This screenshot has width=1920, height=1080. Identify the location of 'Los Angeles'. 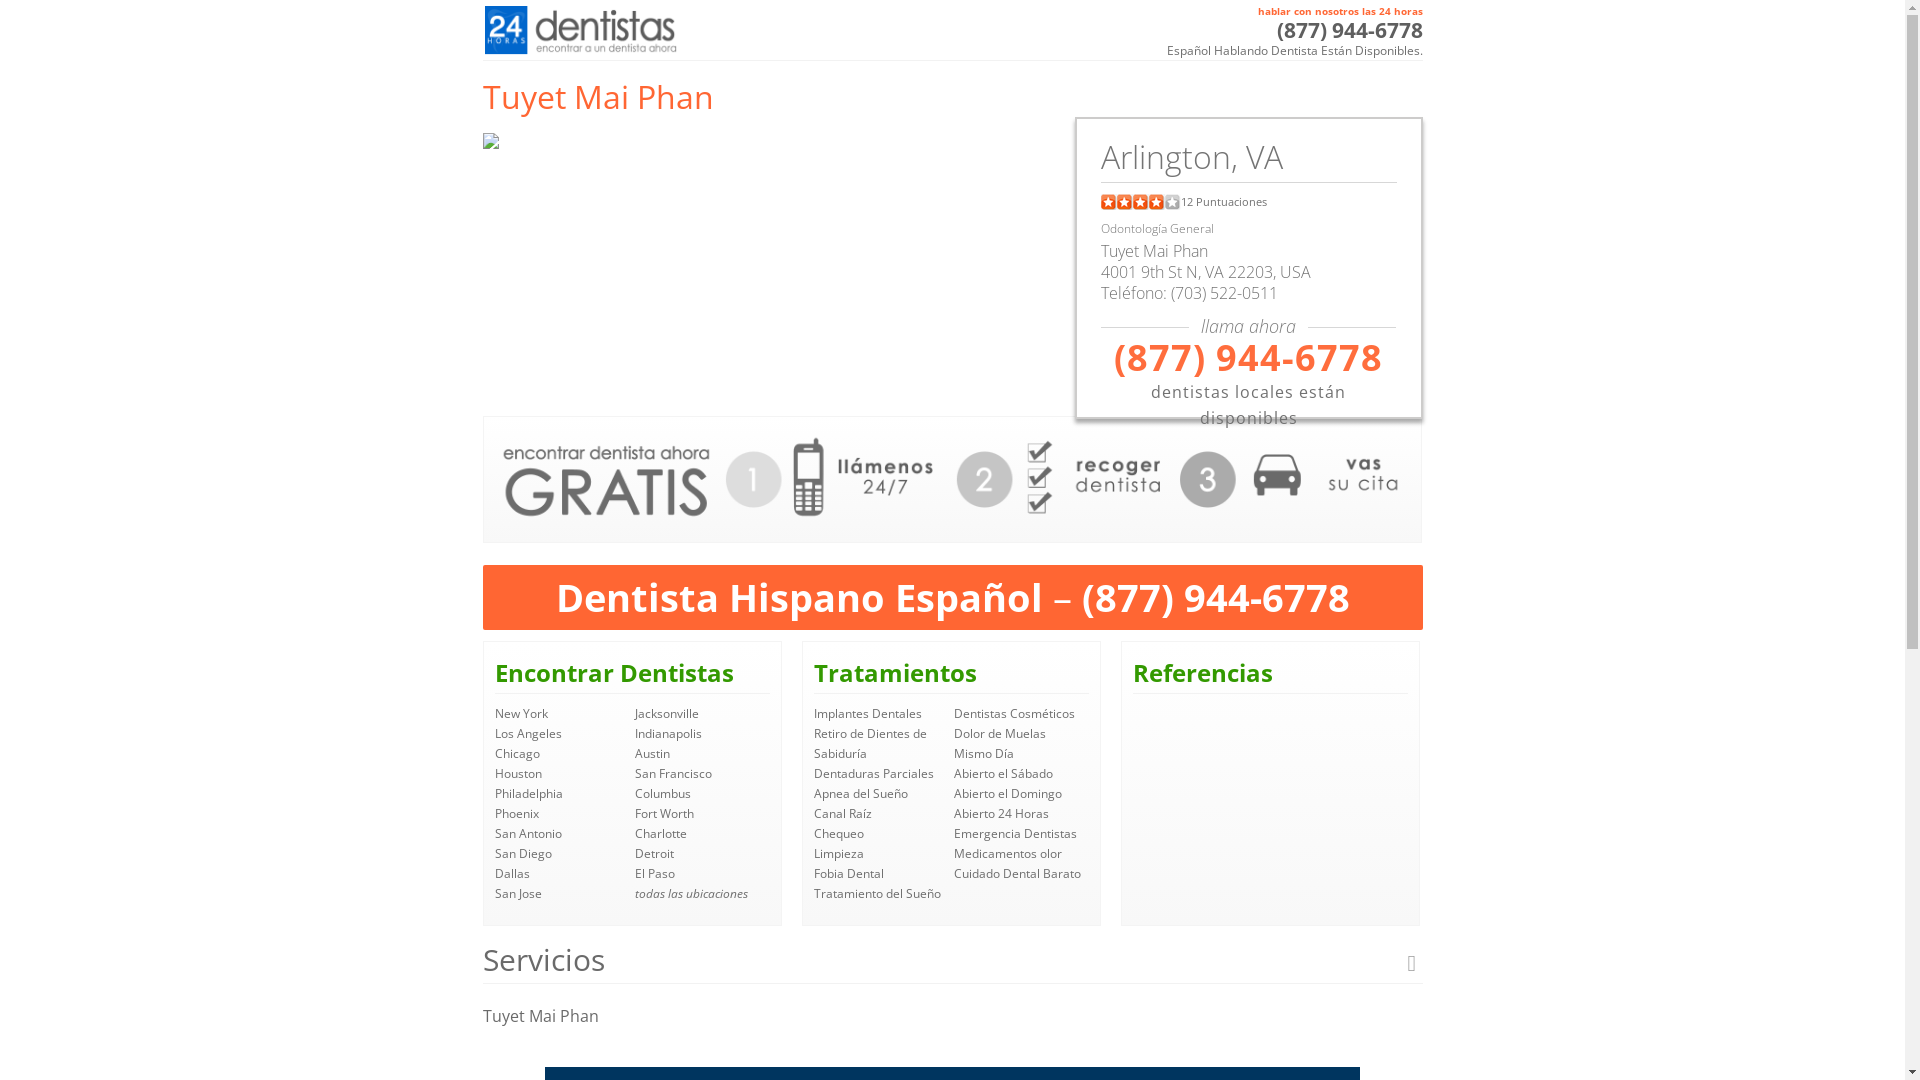
(494, 733).